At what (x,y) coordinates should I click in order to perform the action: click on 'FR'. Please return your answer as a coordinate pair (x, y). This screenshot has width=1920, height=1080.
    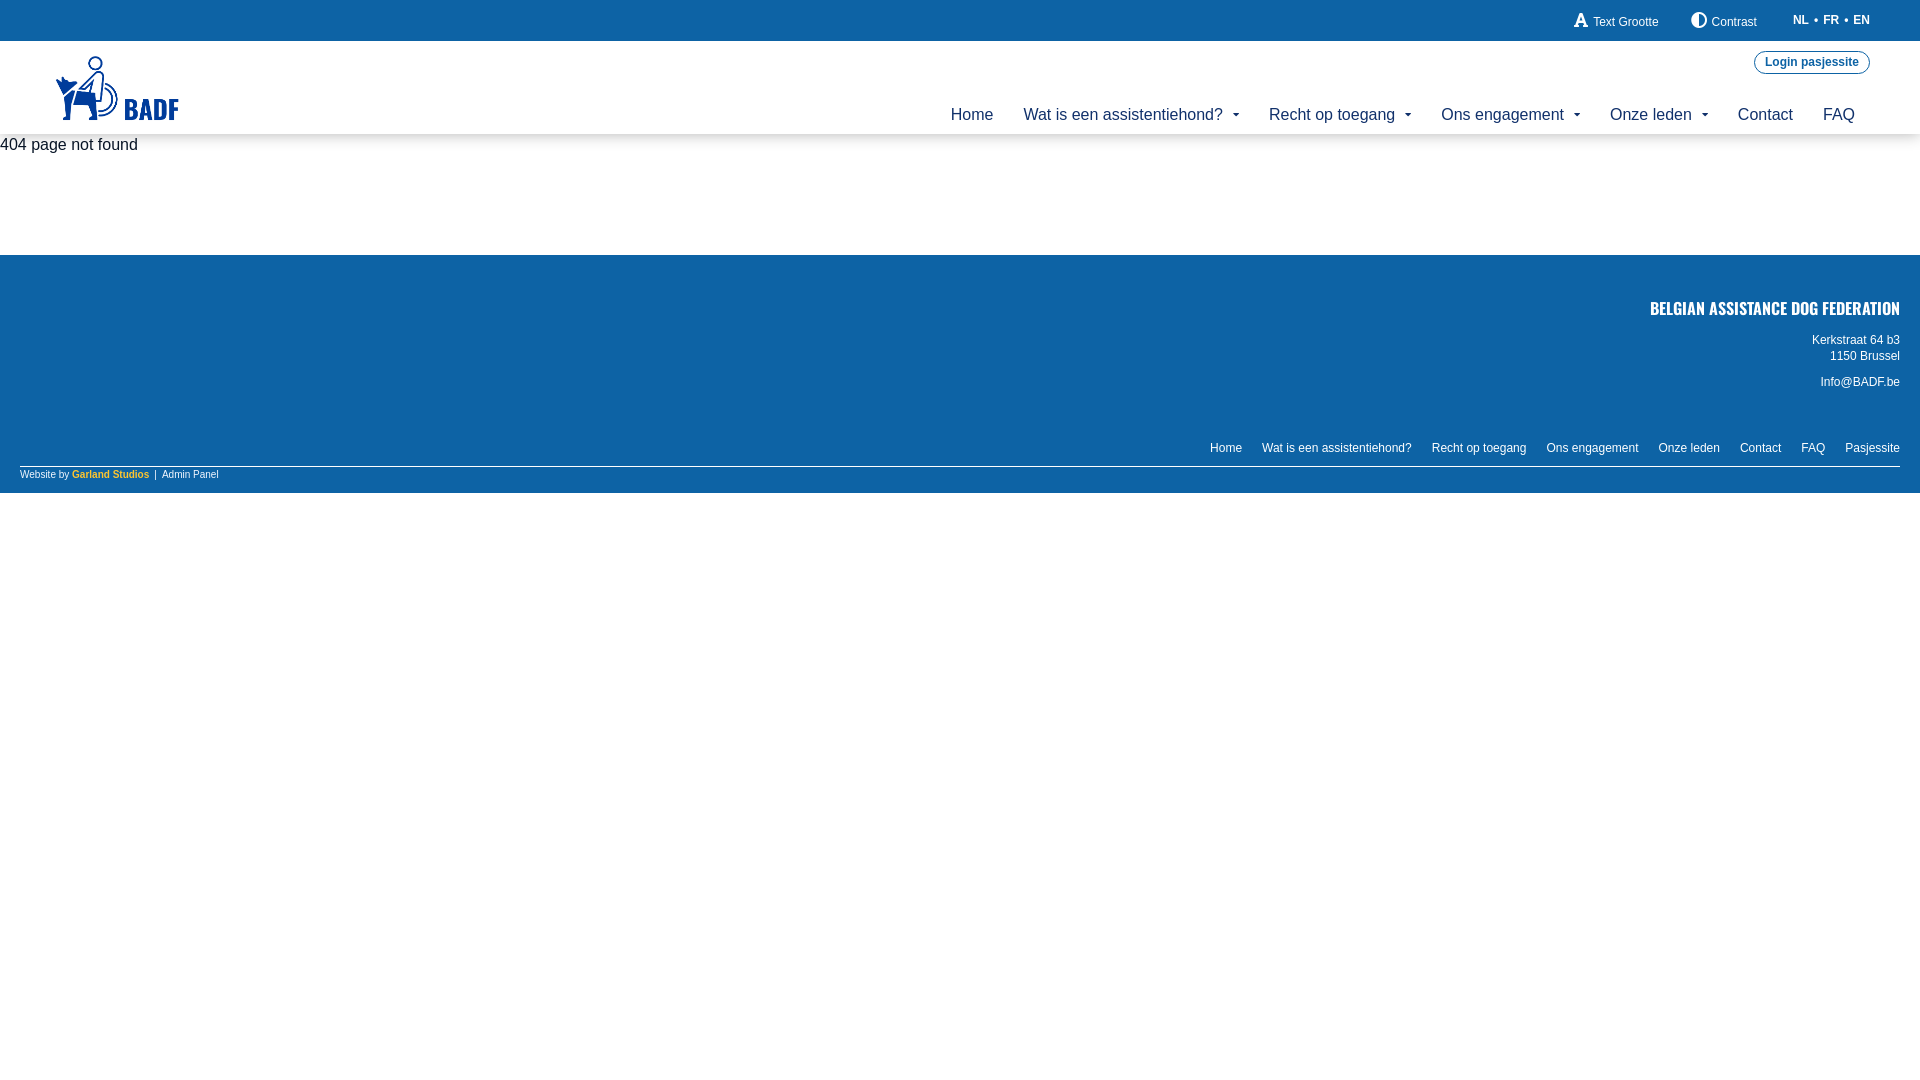
    Looking at the image, I should click on (1830, 19).